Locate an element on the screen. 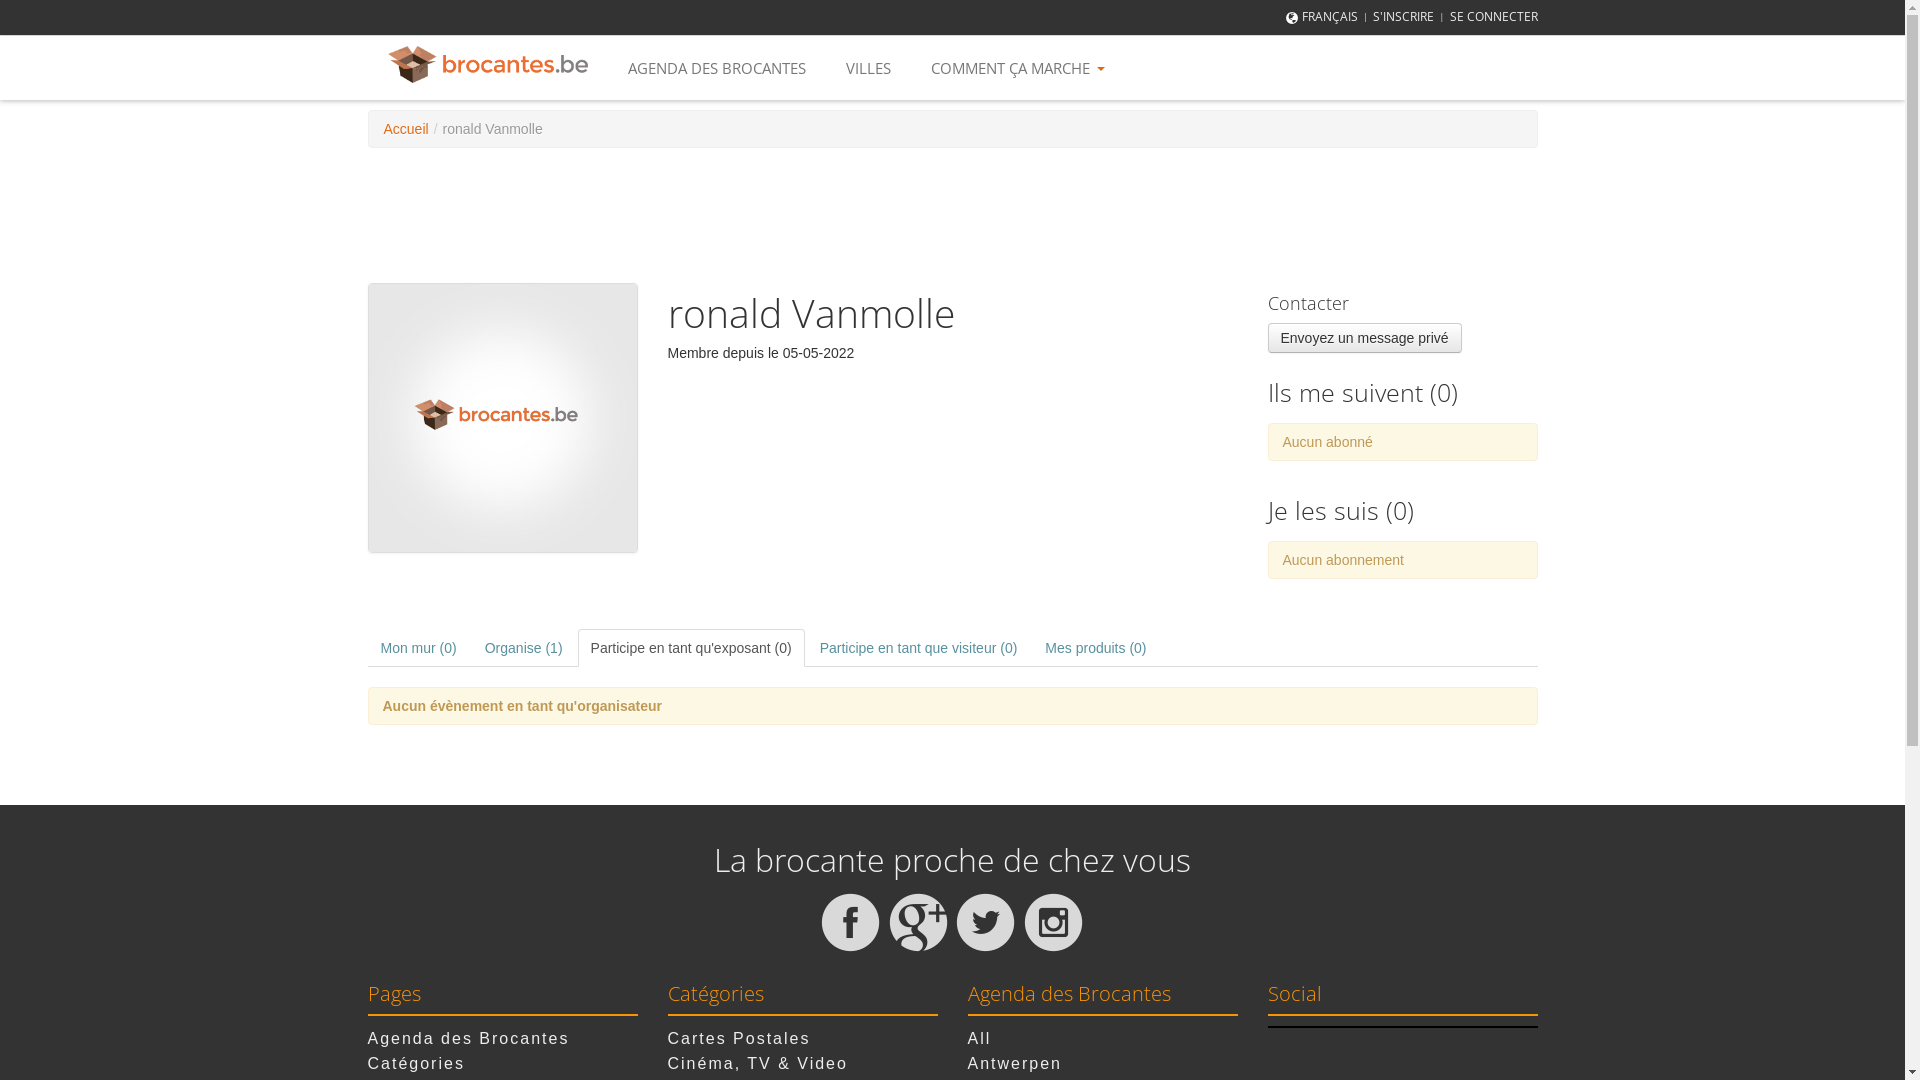 The width and height of the screenshot is (1920, 1080). 'S'INSCRIRE' is located at coordinates (1402, 16).